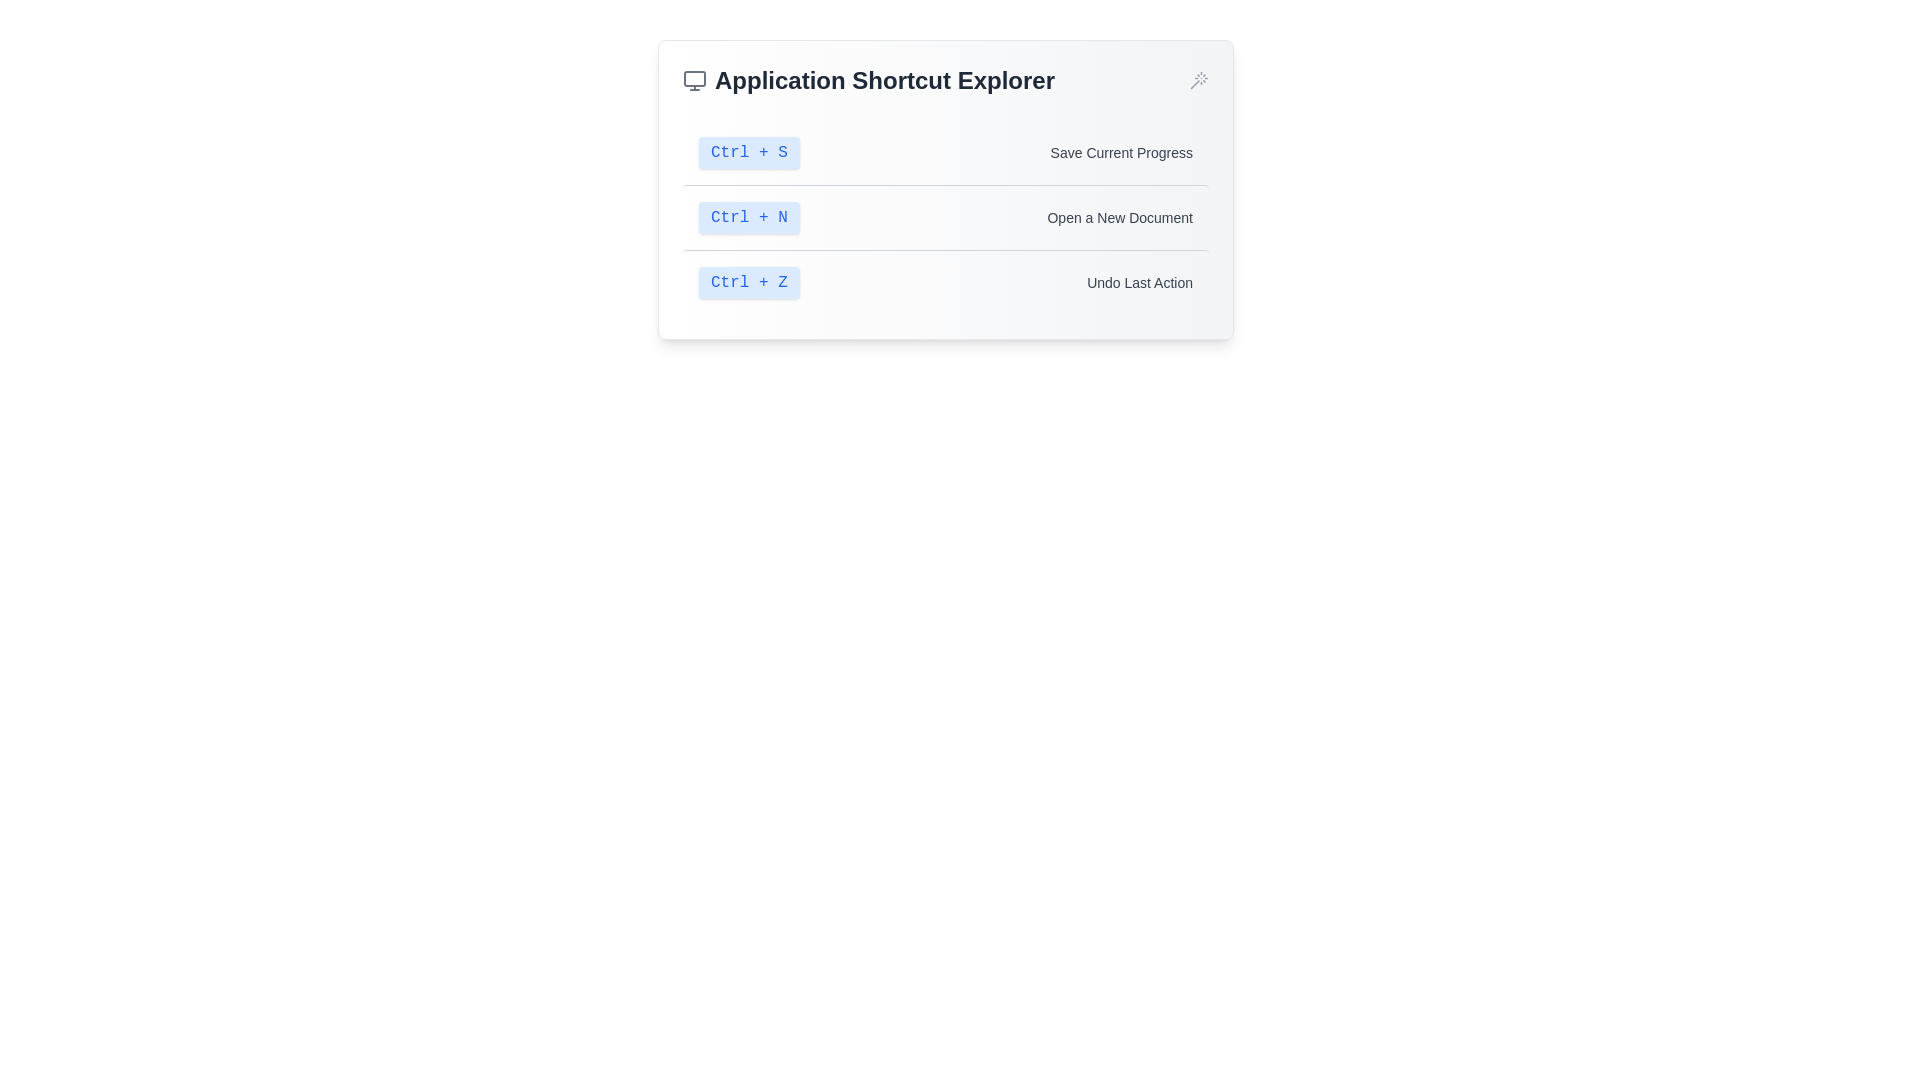 This screenshot has height=1080, width=1920. I want to click on the icon in the top-right corner of the 'Application Shortcut Explorer', so click(1199, 80).